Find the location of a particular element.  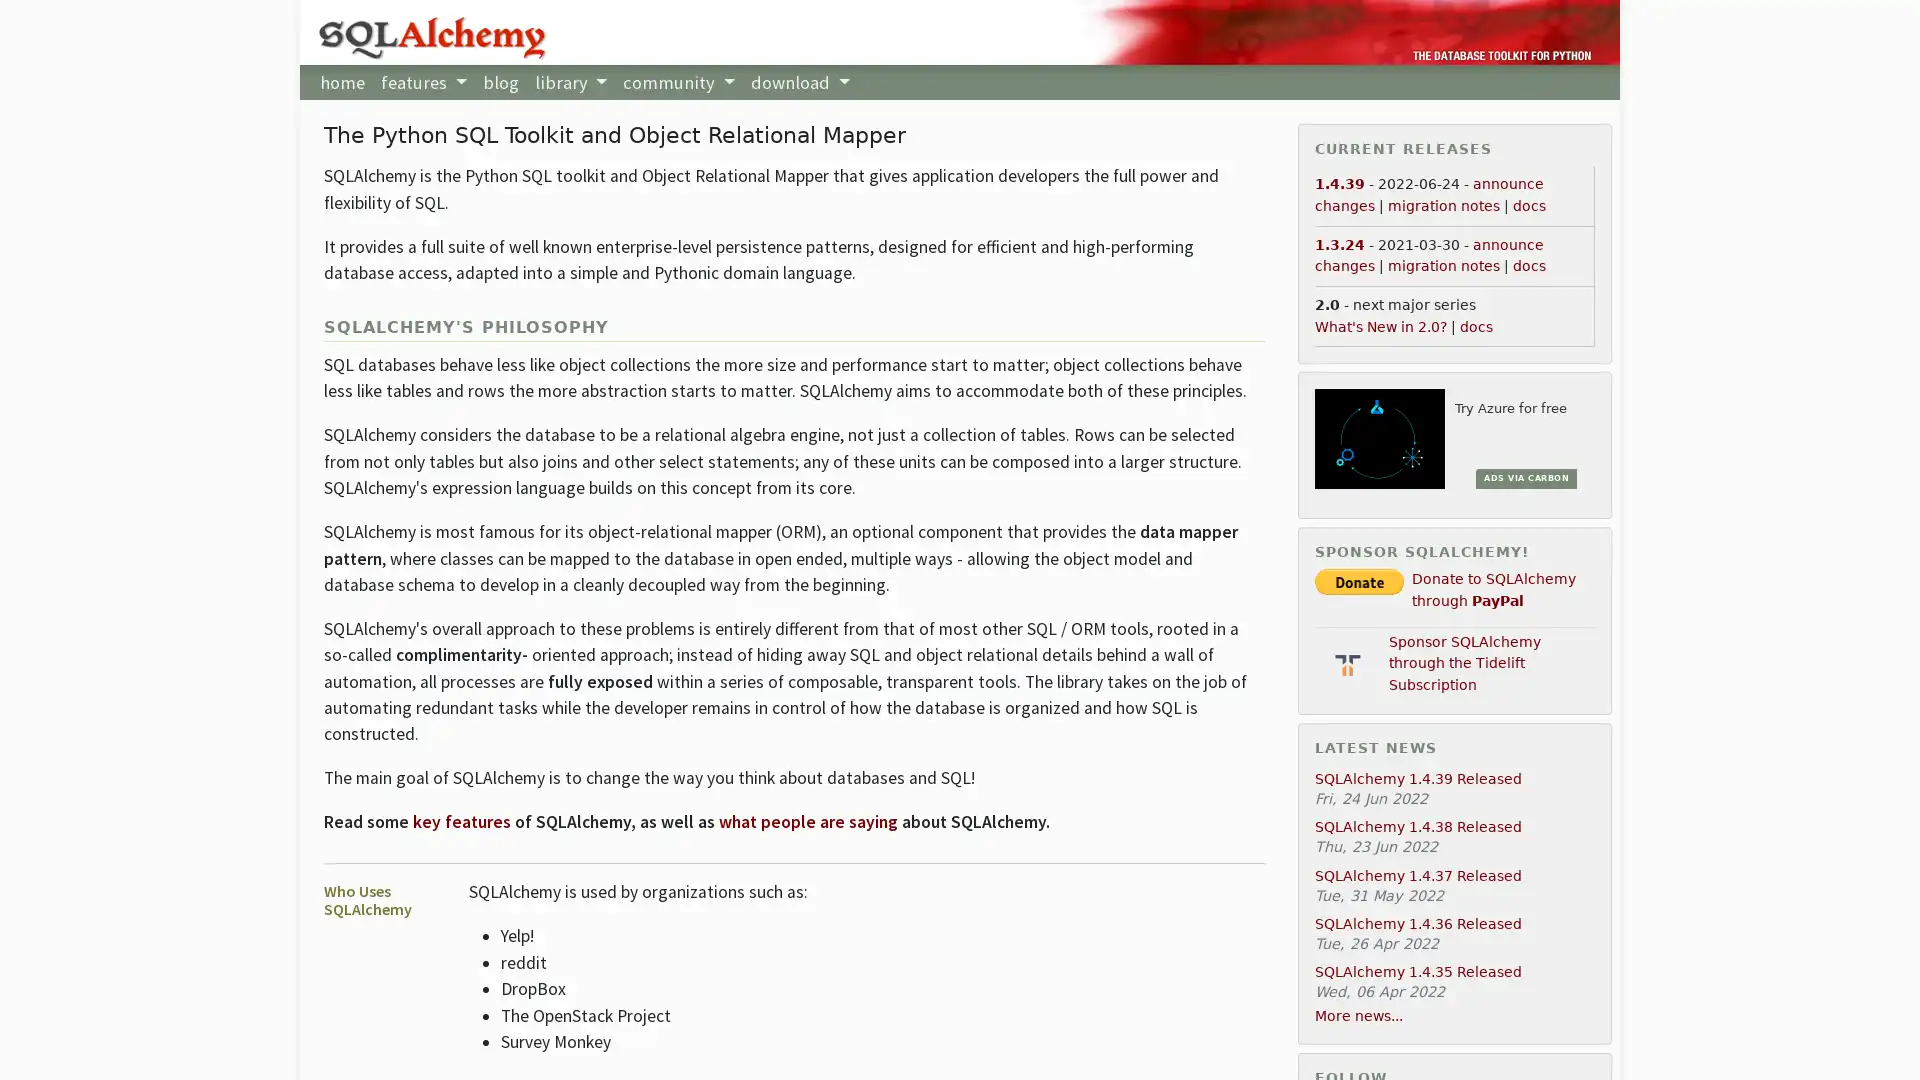

download is located at coordinates (800, 81).